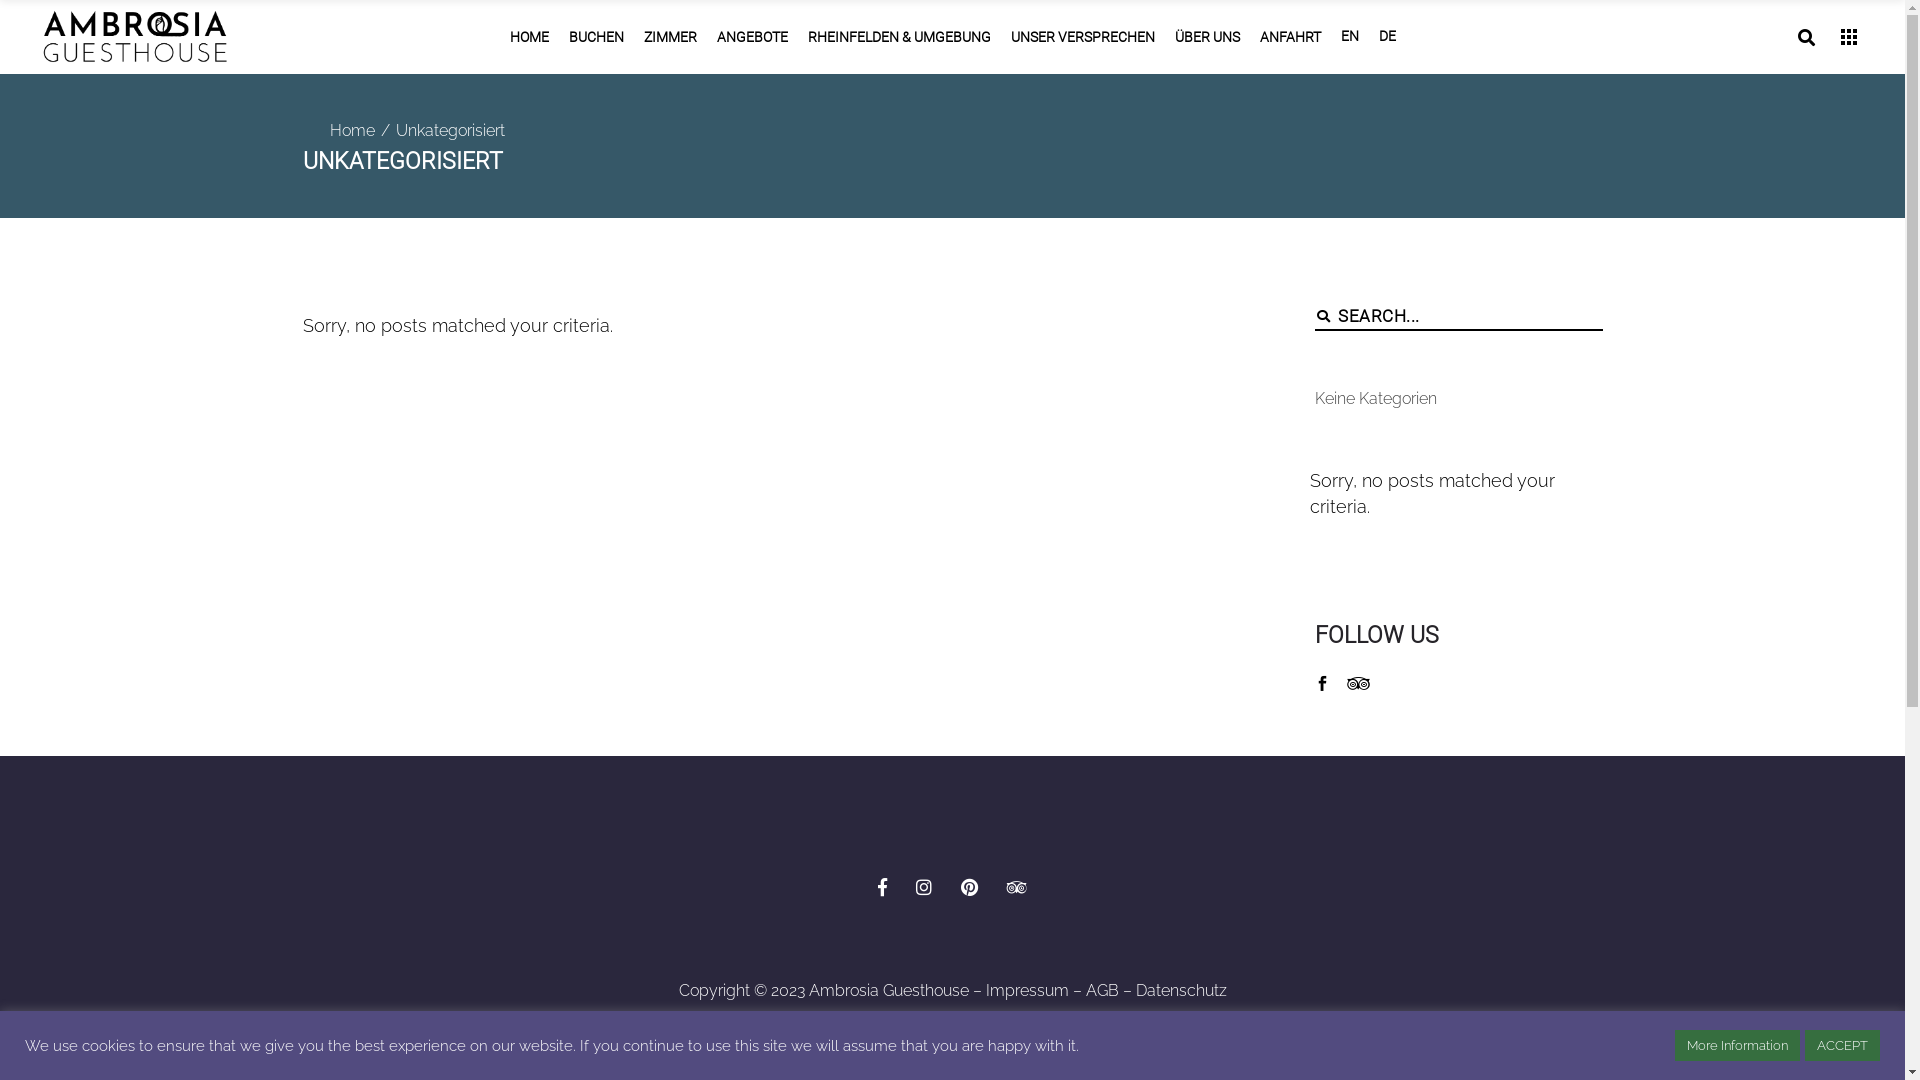 The image size is (1920, 1080). I want to click on 'HOME', so click(529, 37).